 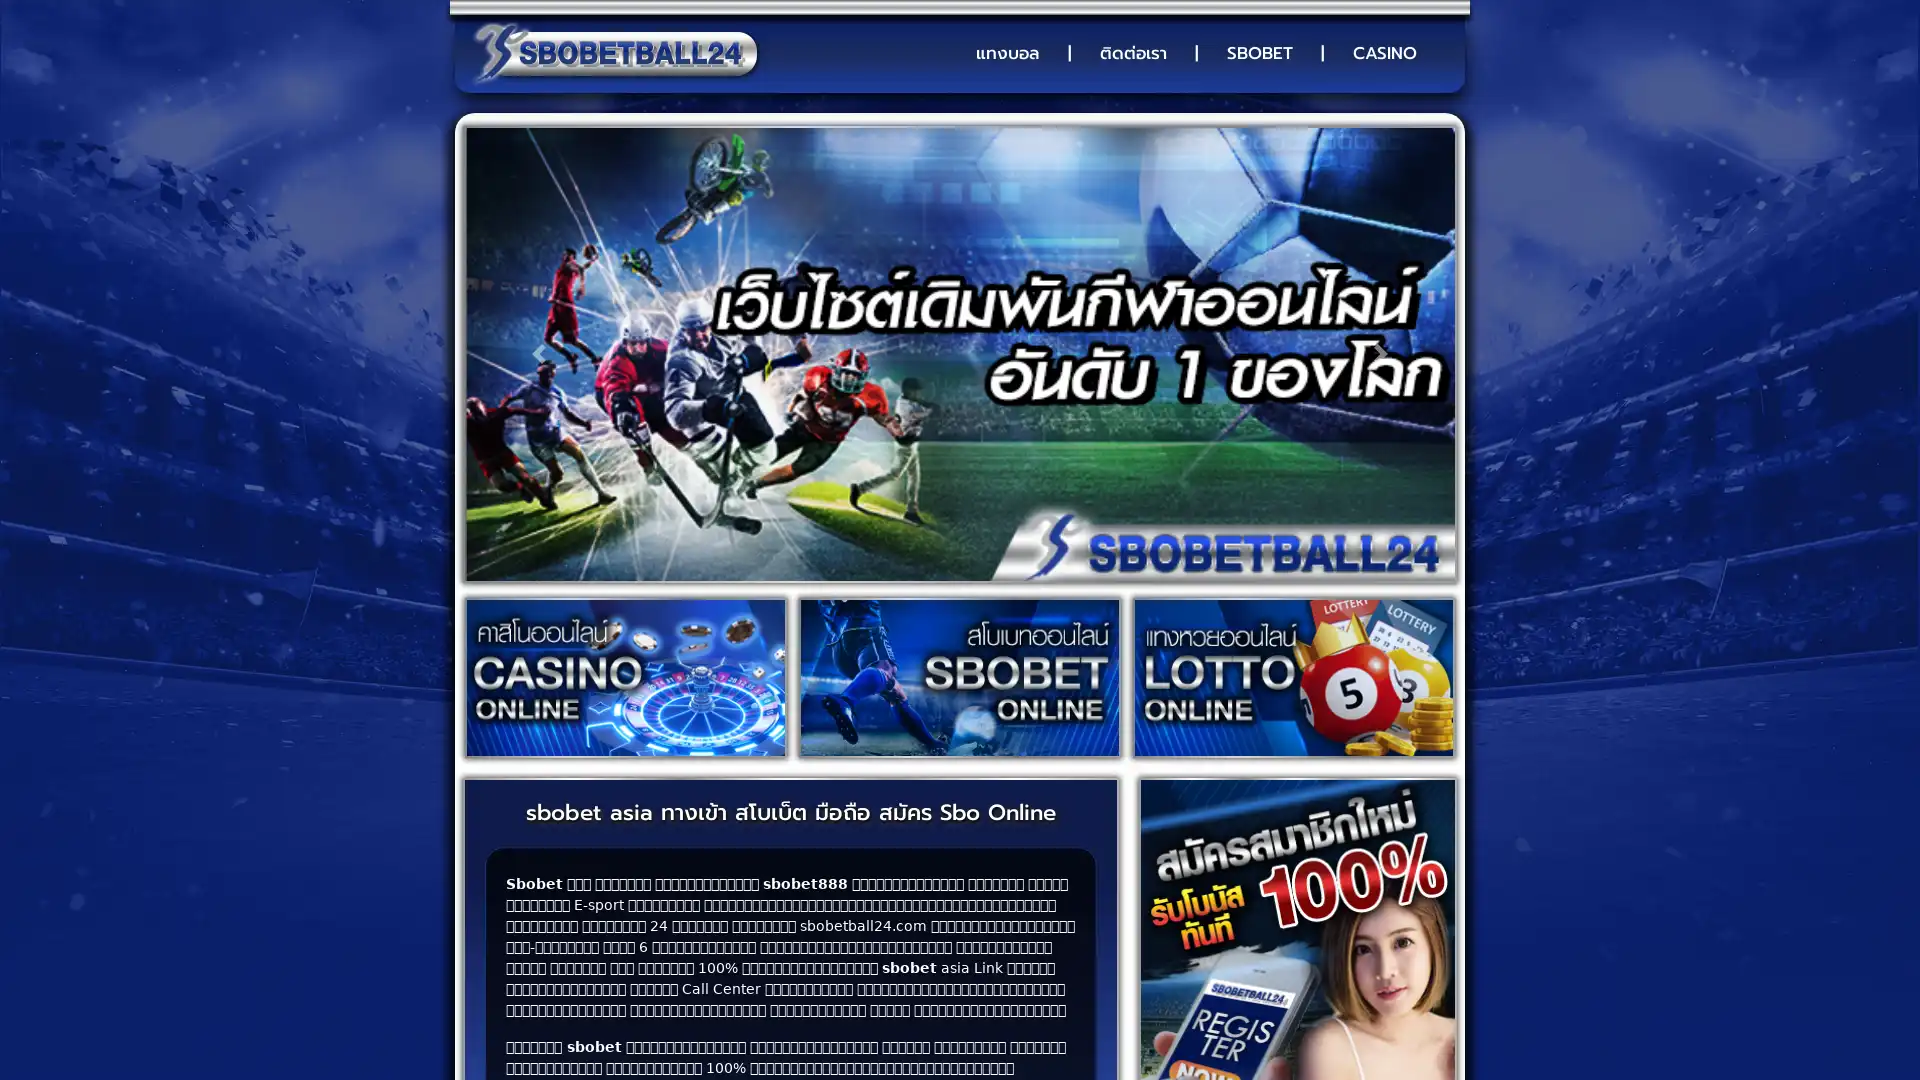 I want to click on Previous, so click(x=538, y=353).